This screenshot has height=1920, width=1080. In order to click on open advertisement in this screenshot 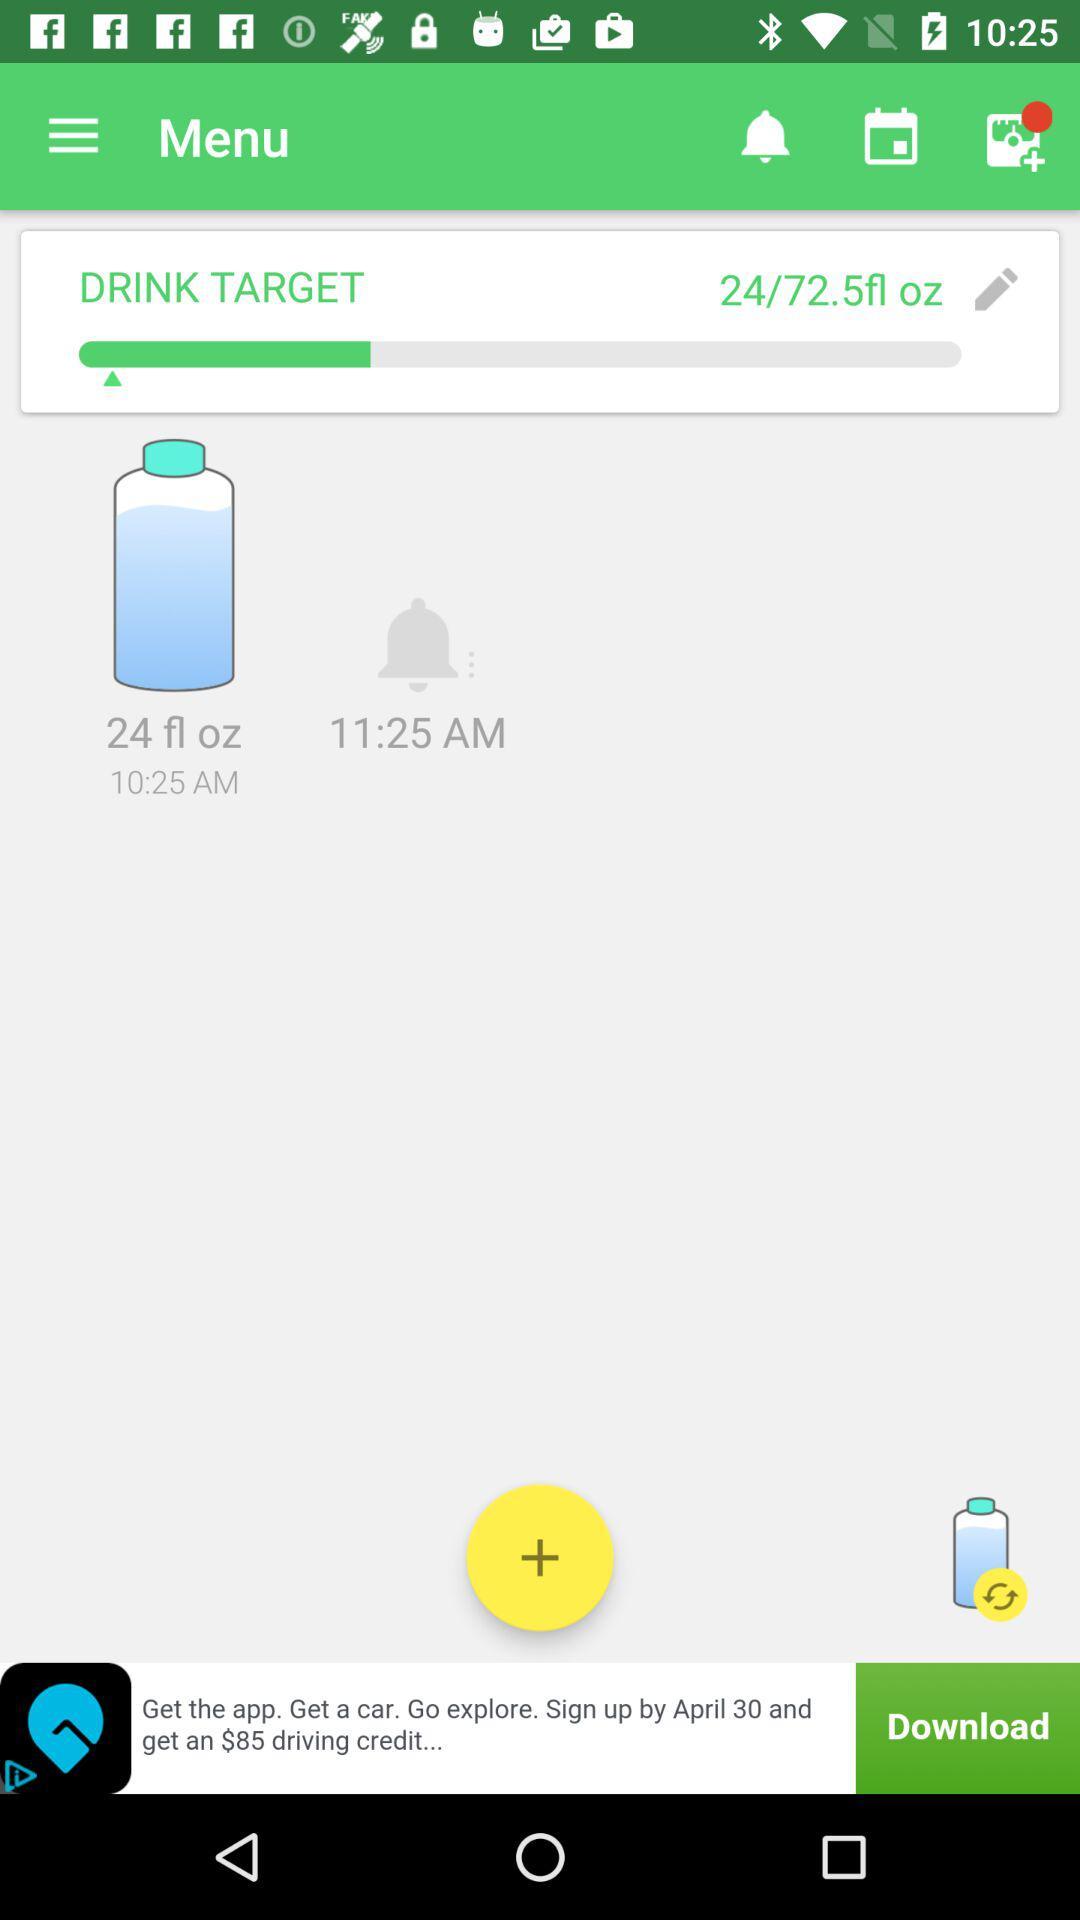, I will do `click(540, 1727)`.